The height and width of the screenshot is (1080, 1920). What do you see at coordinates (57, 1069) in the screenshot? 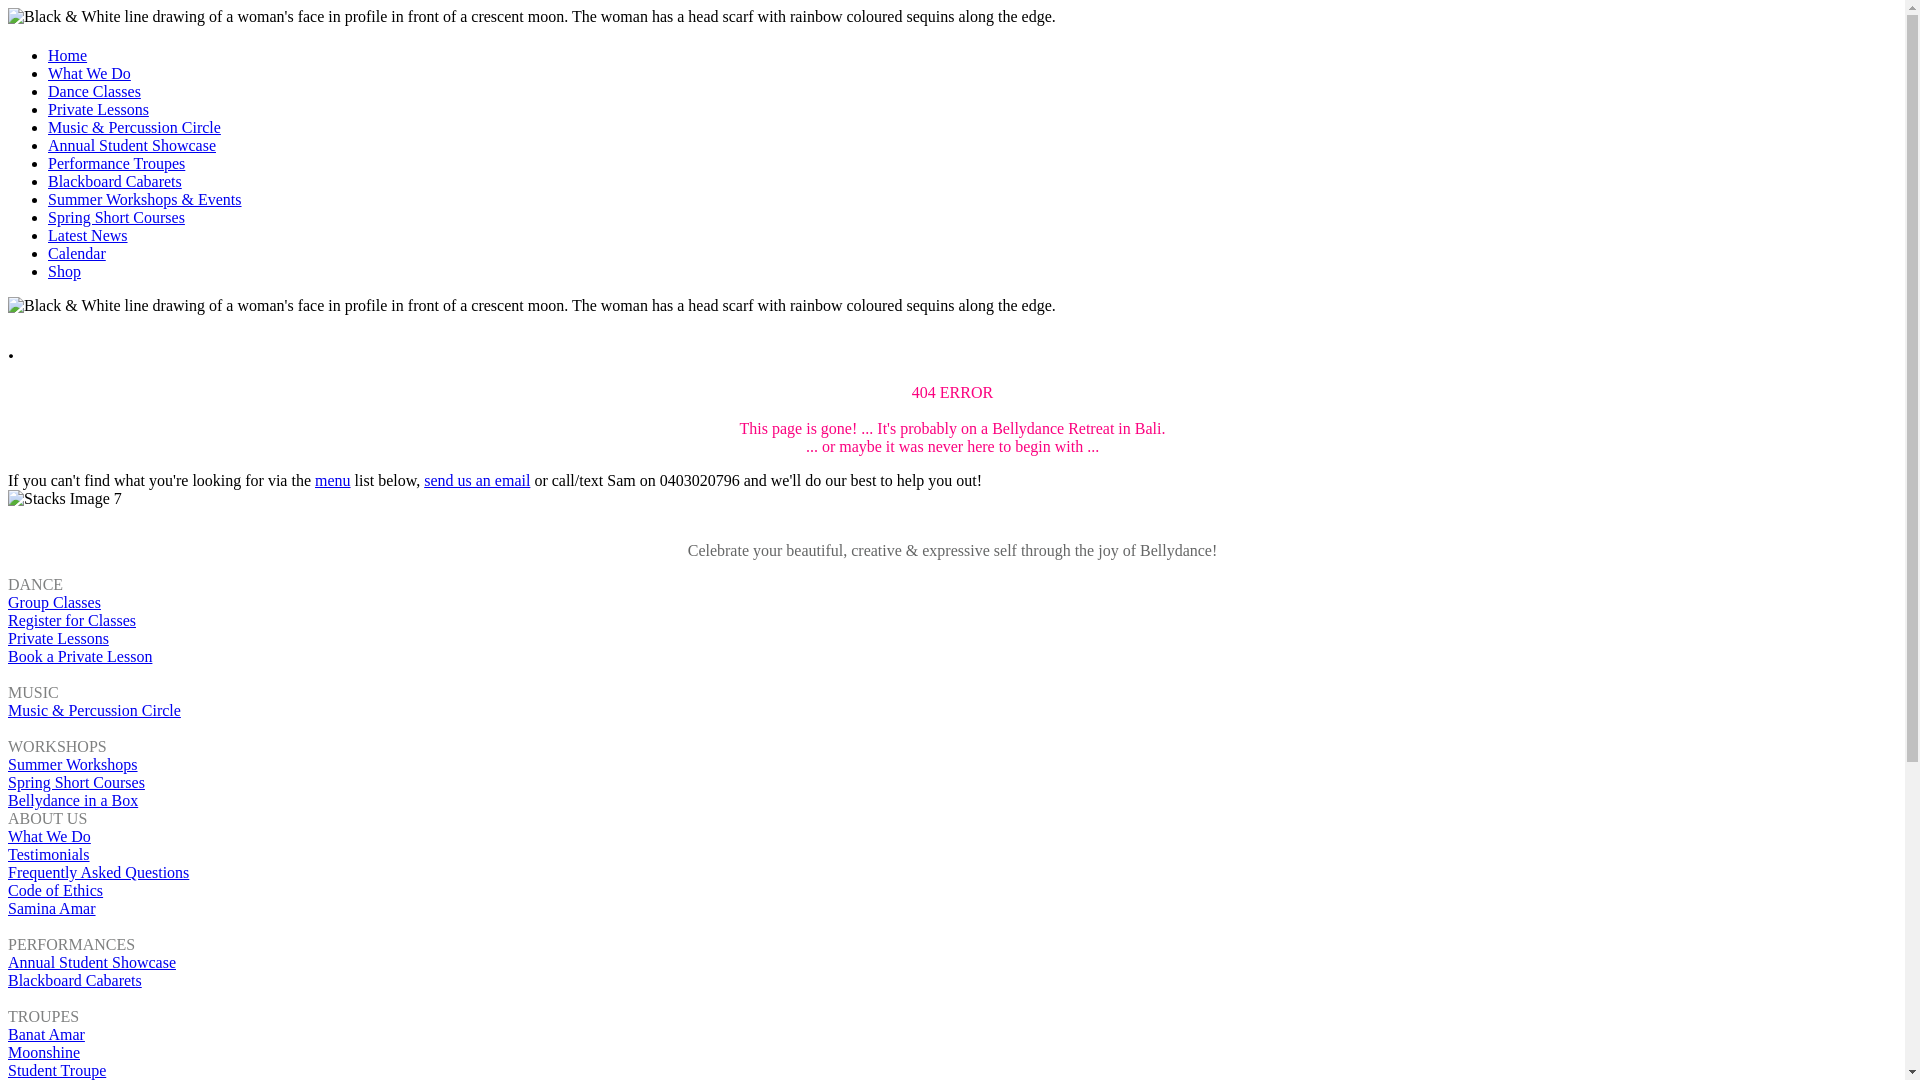
I see `'Student Troupe'` at bounding box center [57, 1069].